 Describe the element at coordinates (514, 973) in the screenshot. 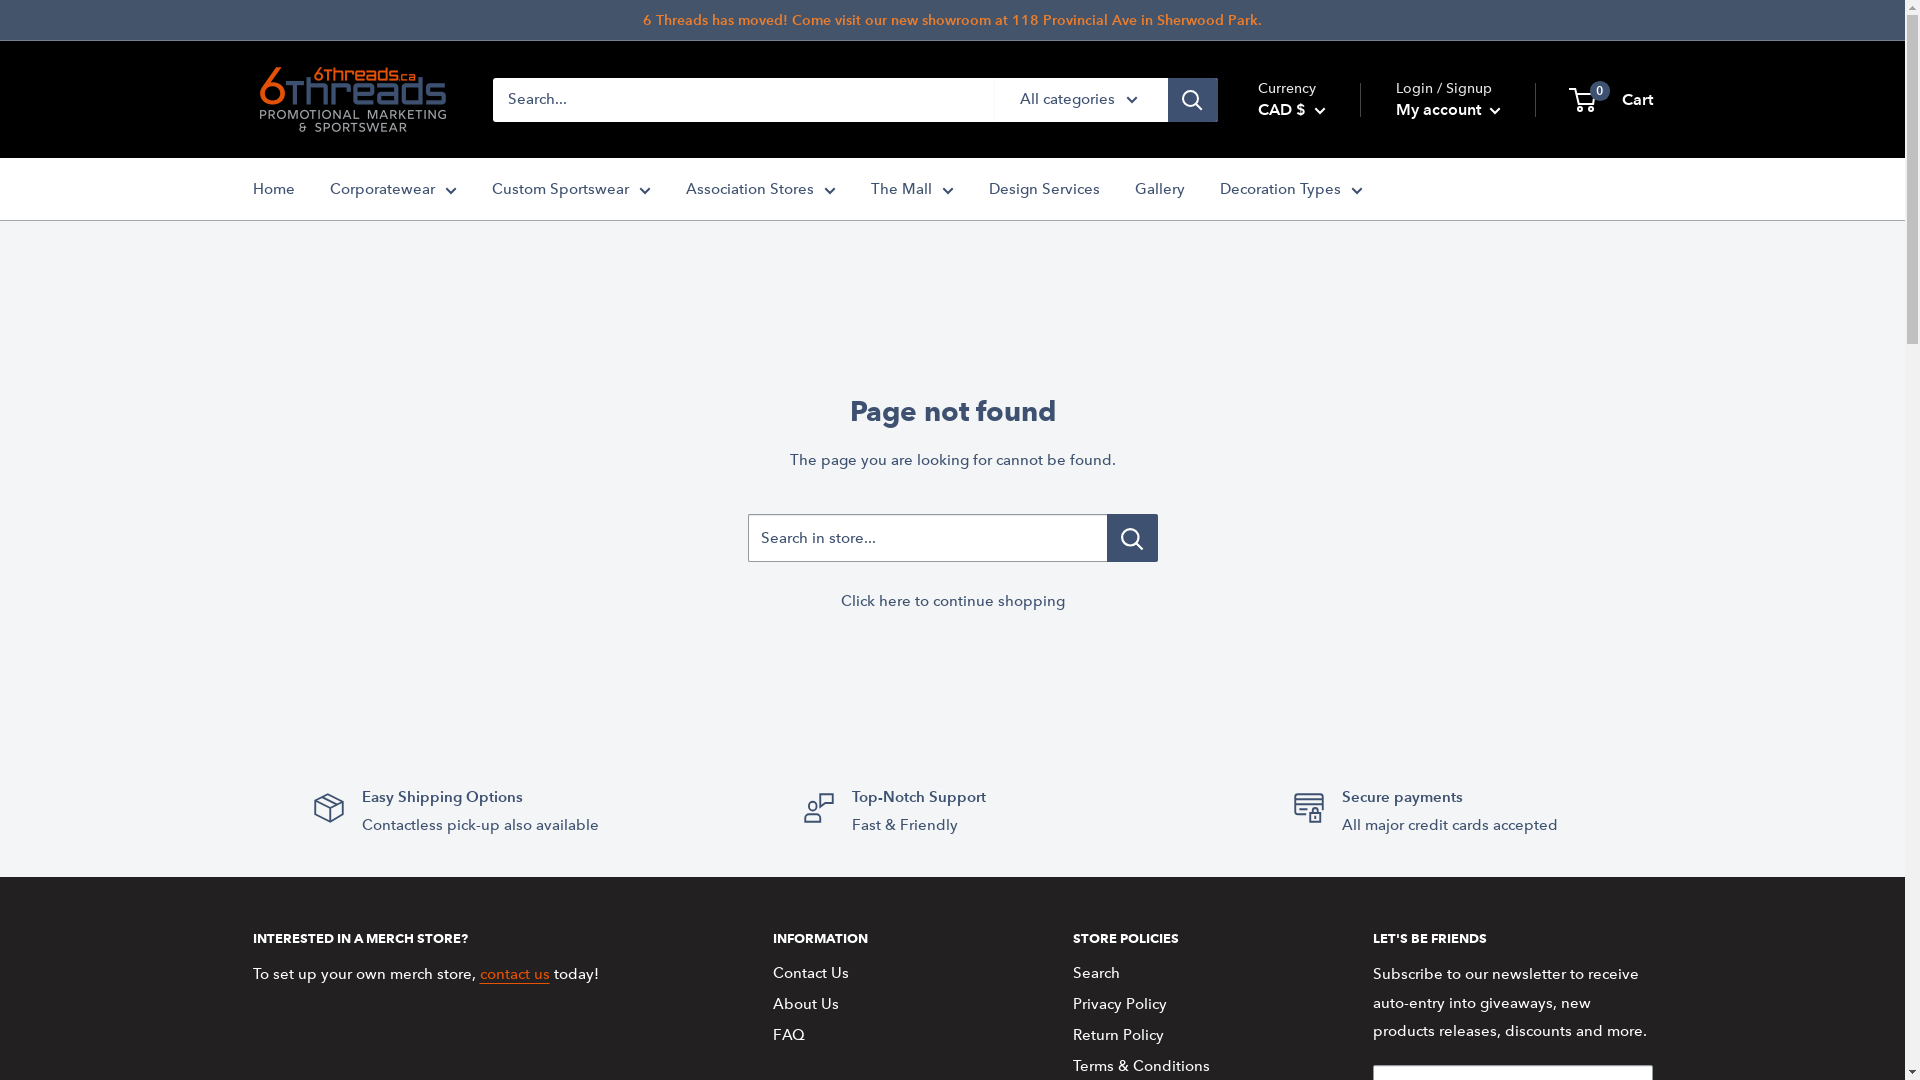

I see `'contact us'` at that location.